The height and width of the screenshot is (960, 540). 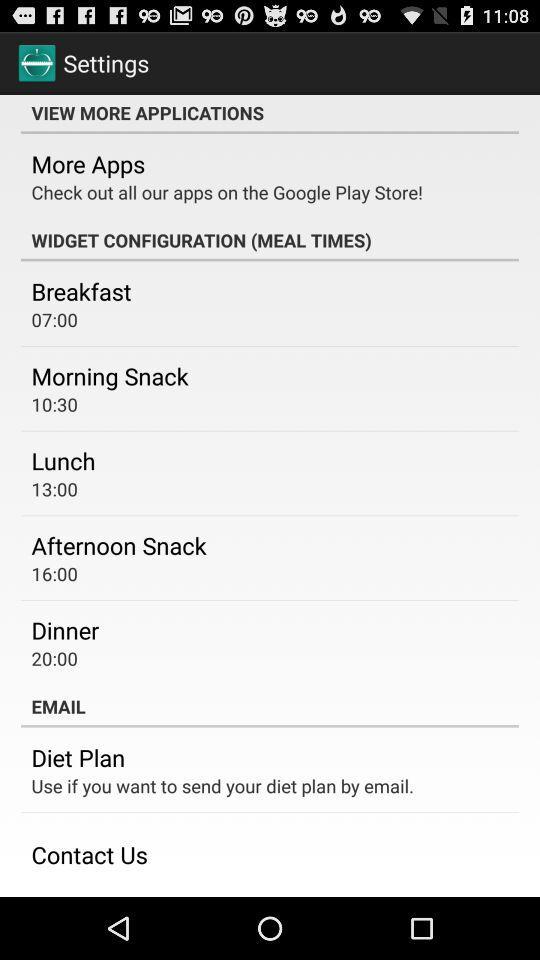 What do you see at coordinates (65, 629) in the screenshot?
I see `dinner icon` at bounding box center [65, 629].